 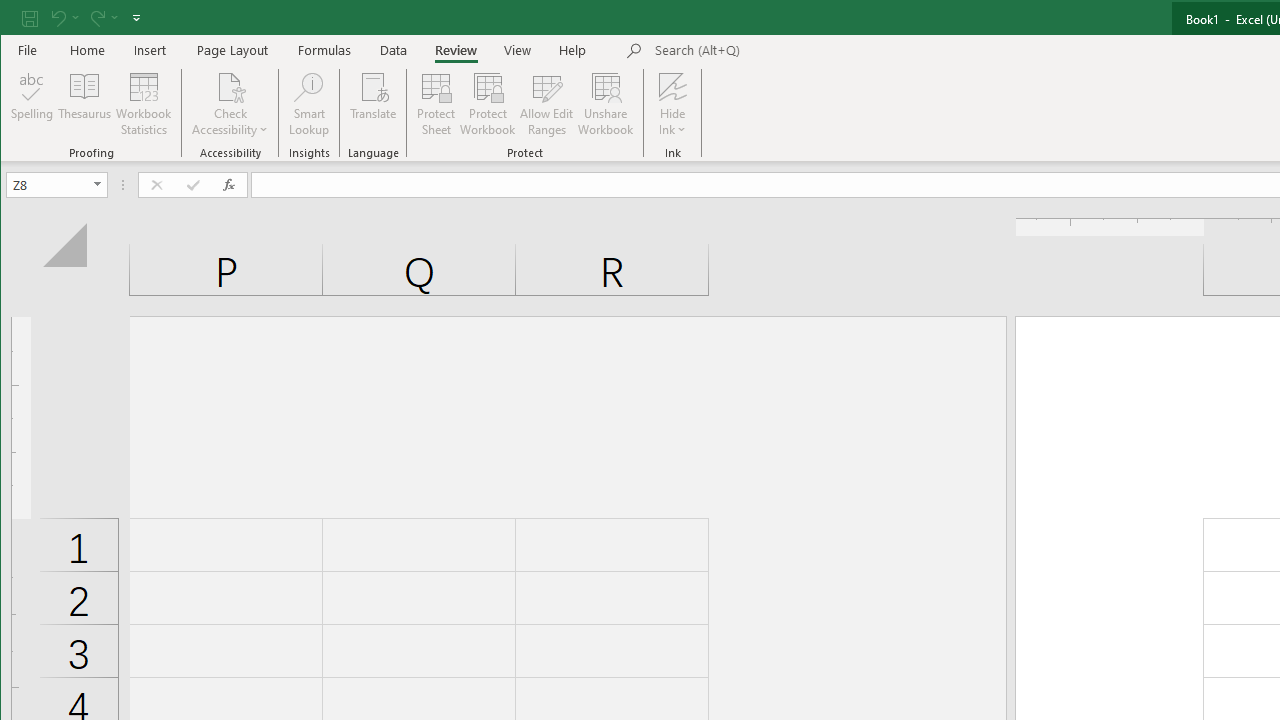 I want to click on 'Workbook Statistics', so click(x=143, y=104).